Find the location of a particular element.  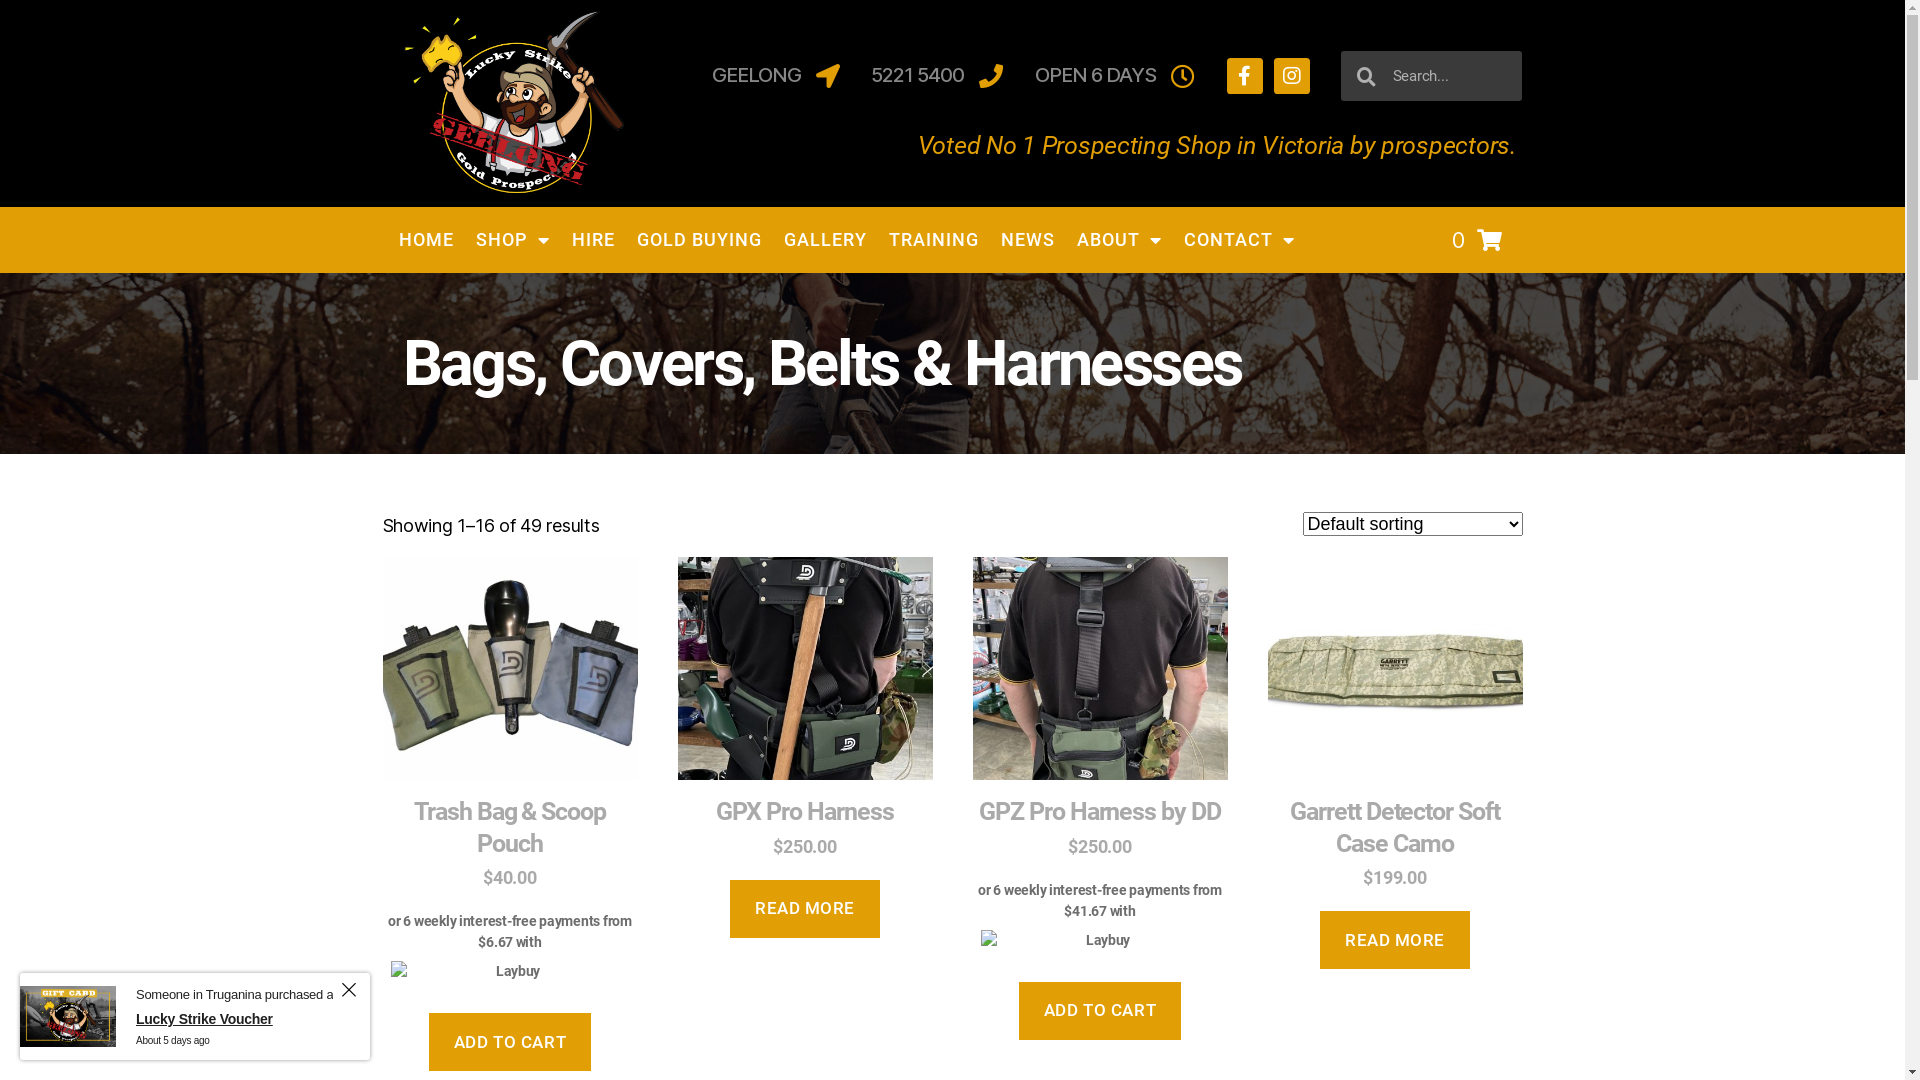

'GALLERY' is located at coordinates (824, 238).